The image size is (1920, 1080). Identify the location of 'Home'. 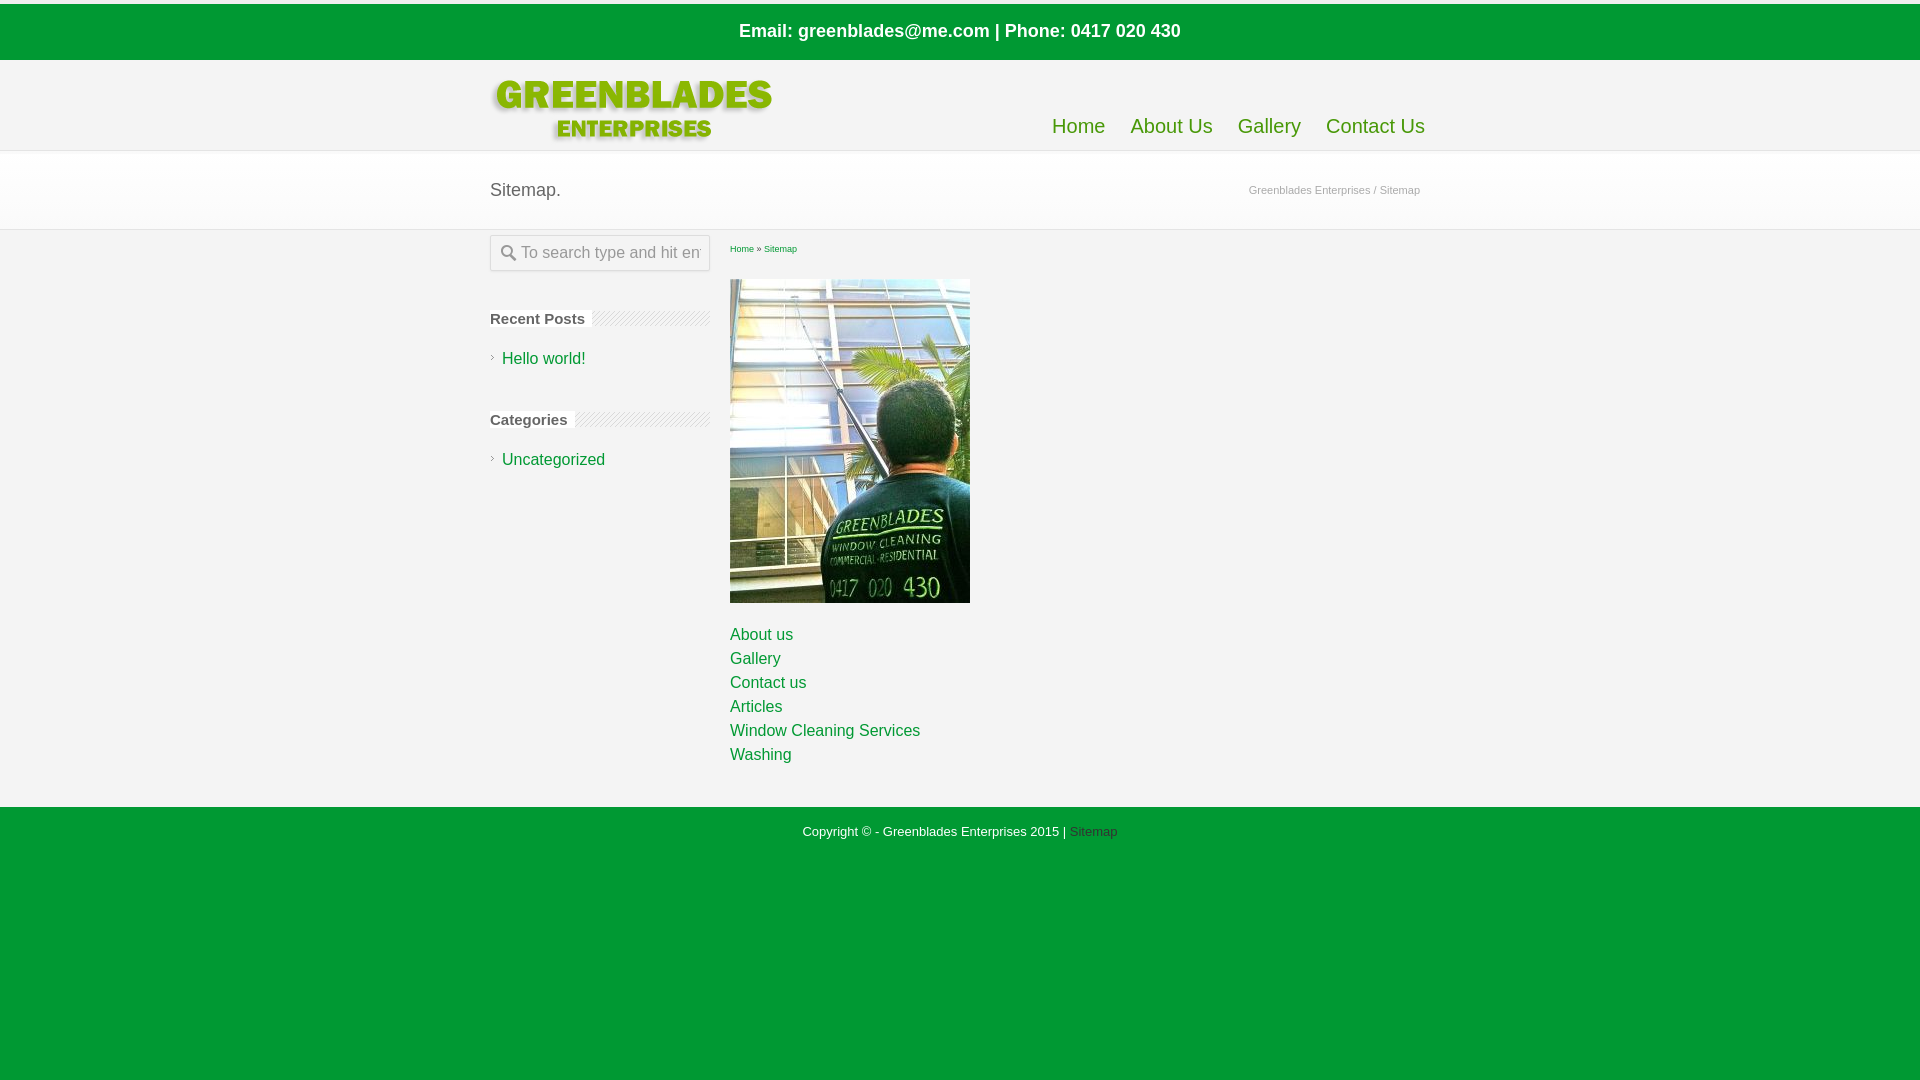
(741, 248).